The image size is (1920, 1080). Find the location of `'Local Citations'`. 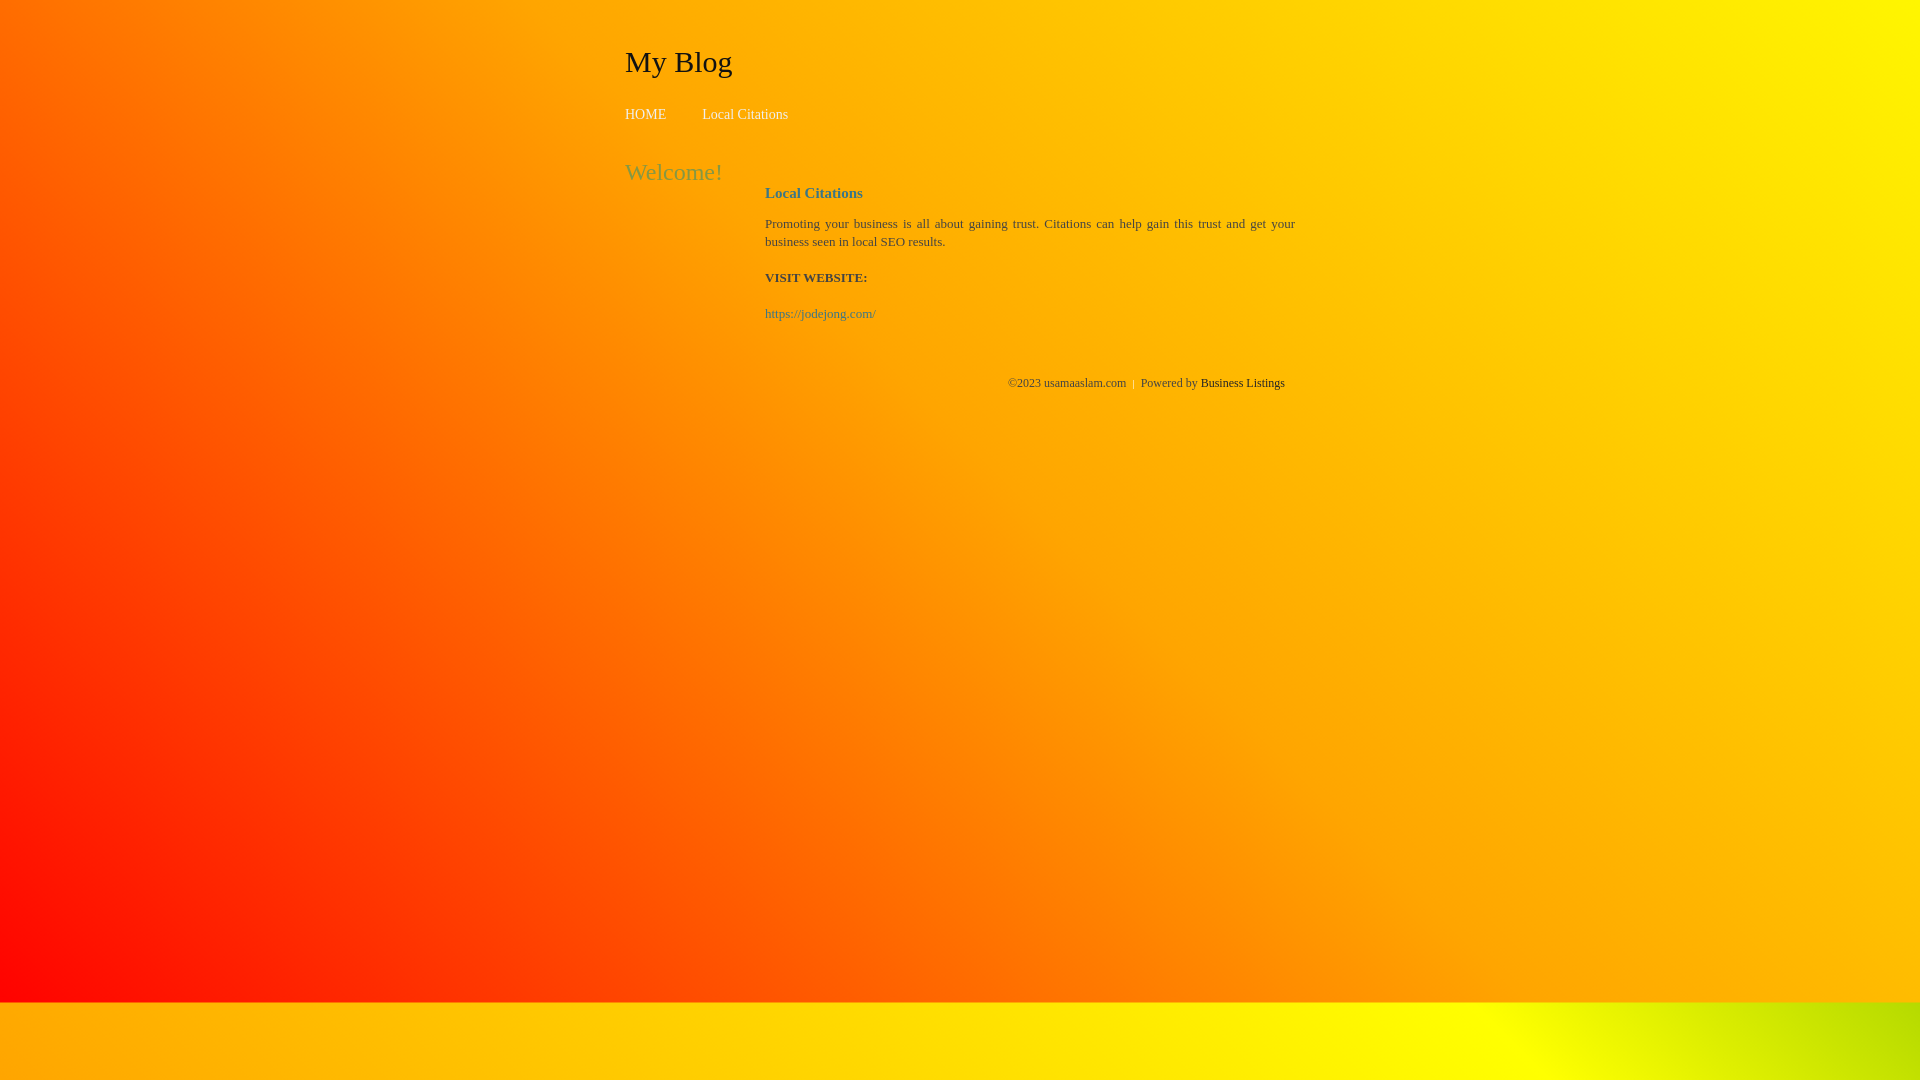

'Local Citations' is located at coordinates (743, 114).